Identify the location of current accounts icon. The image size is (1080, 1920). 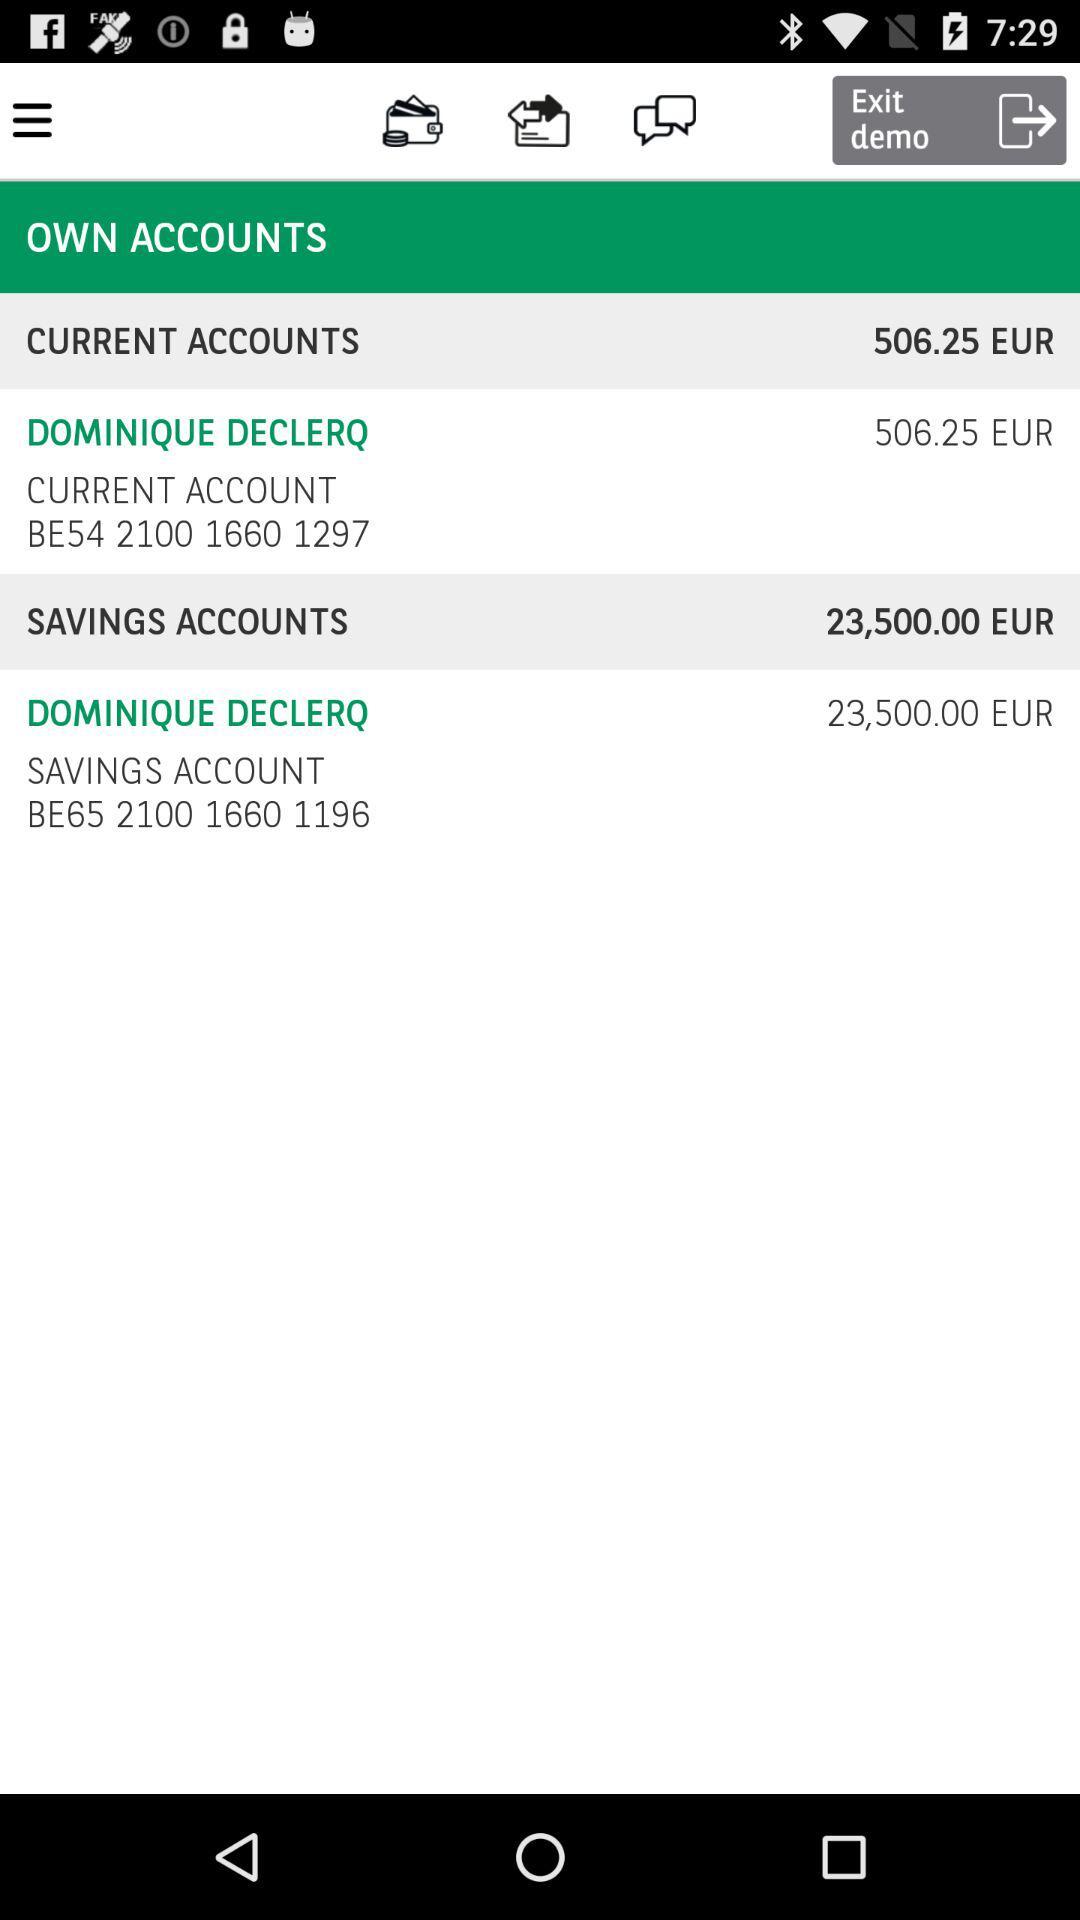
(450, 341).